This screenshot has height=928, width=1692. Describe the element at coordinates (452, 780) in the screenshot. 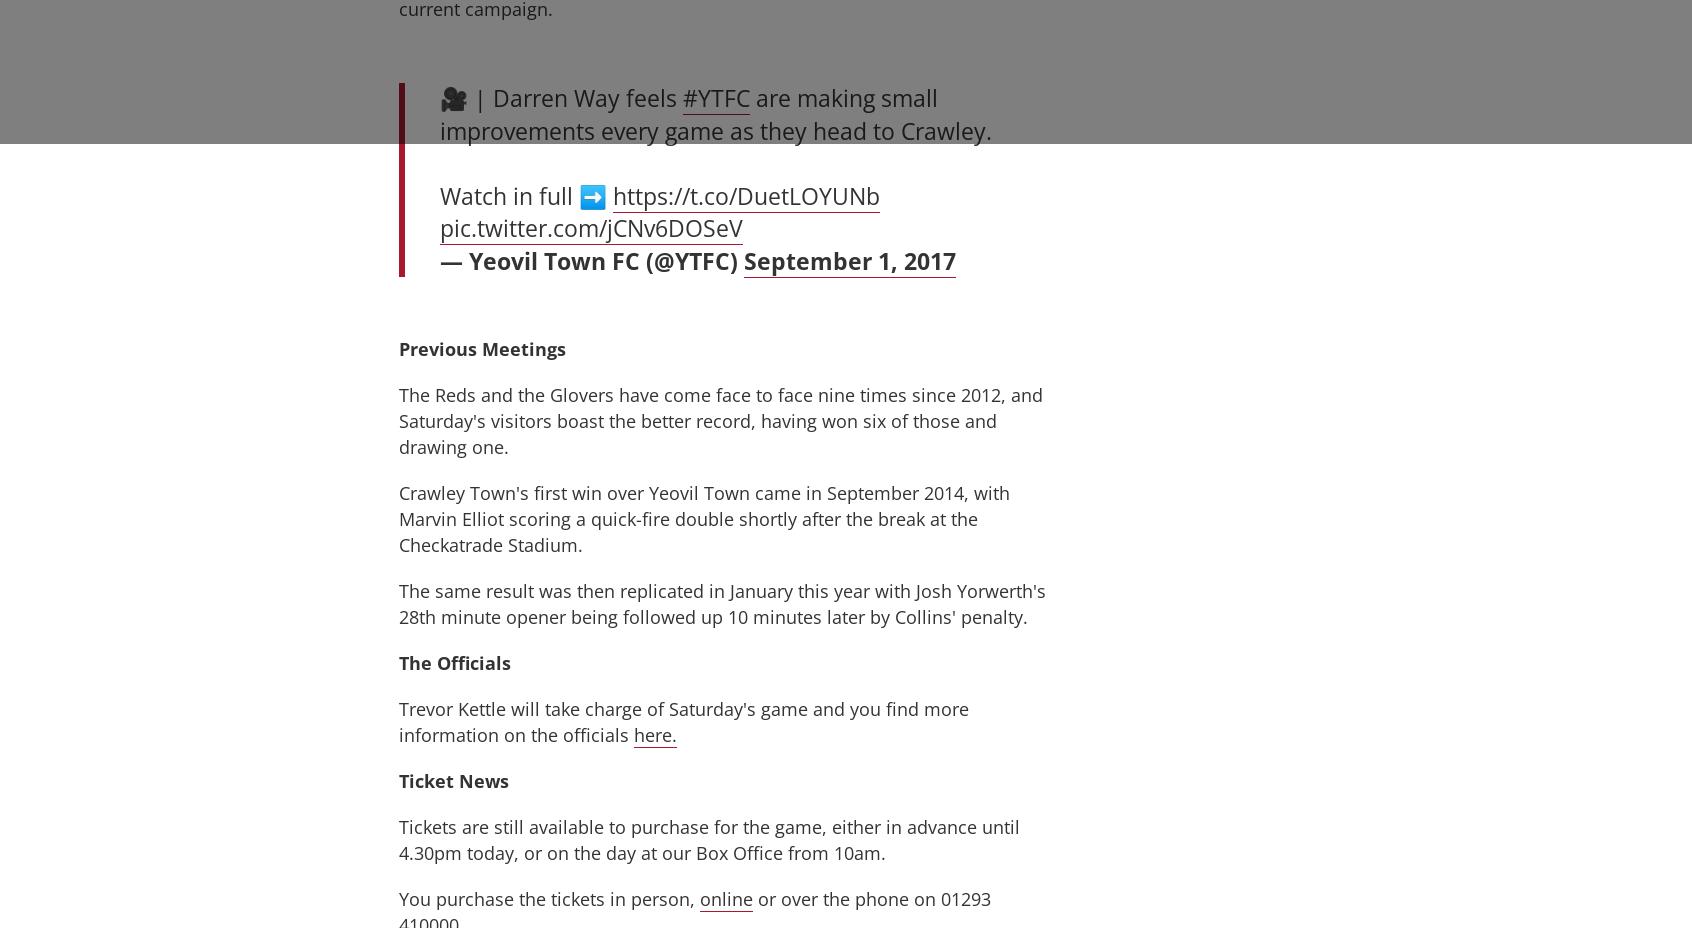

I see `'Ticket News'` at that location.